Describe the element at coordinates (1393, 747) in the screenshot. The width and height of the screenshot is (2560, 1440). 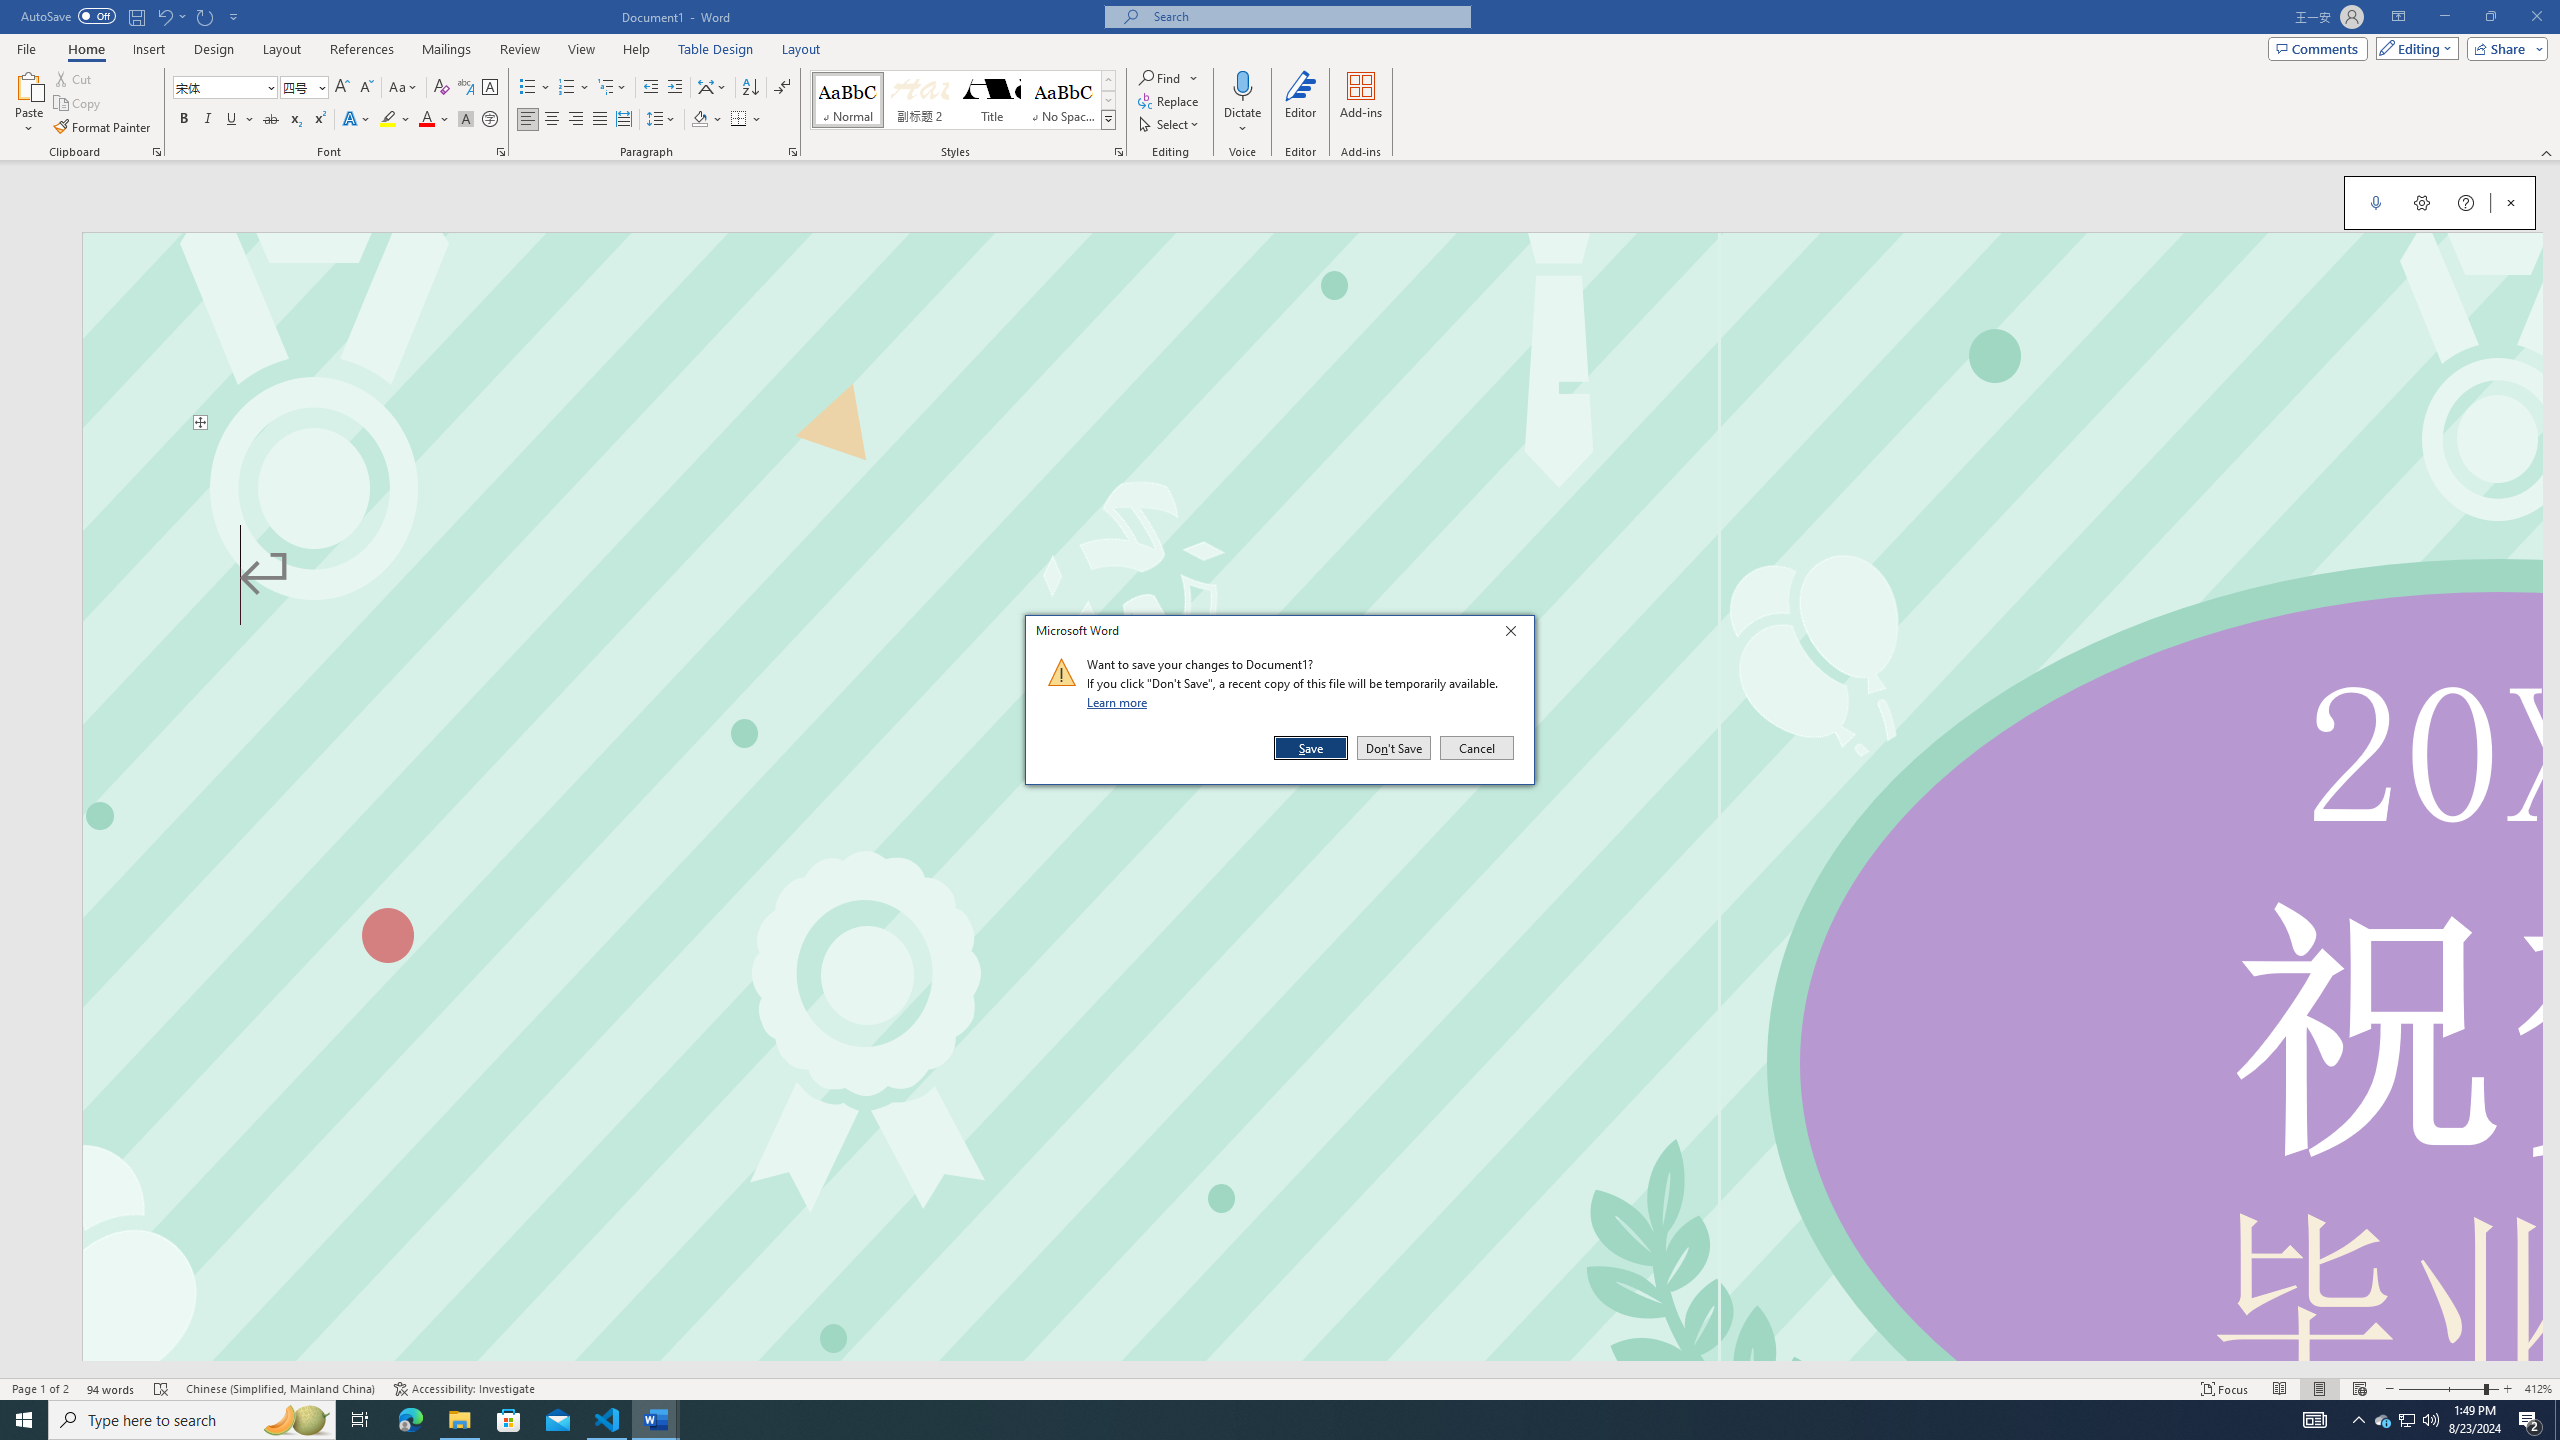
I see `'Don'` at that location.